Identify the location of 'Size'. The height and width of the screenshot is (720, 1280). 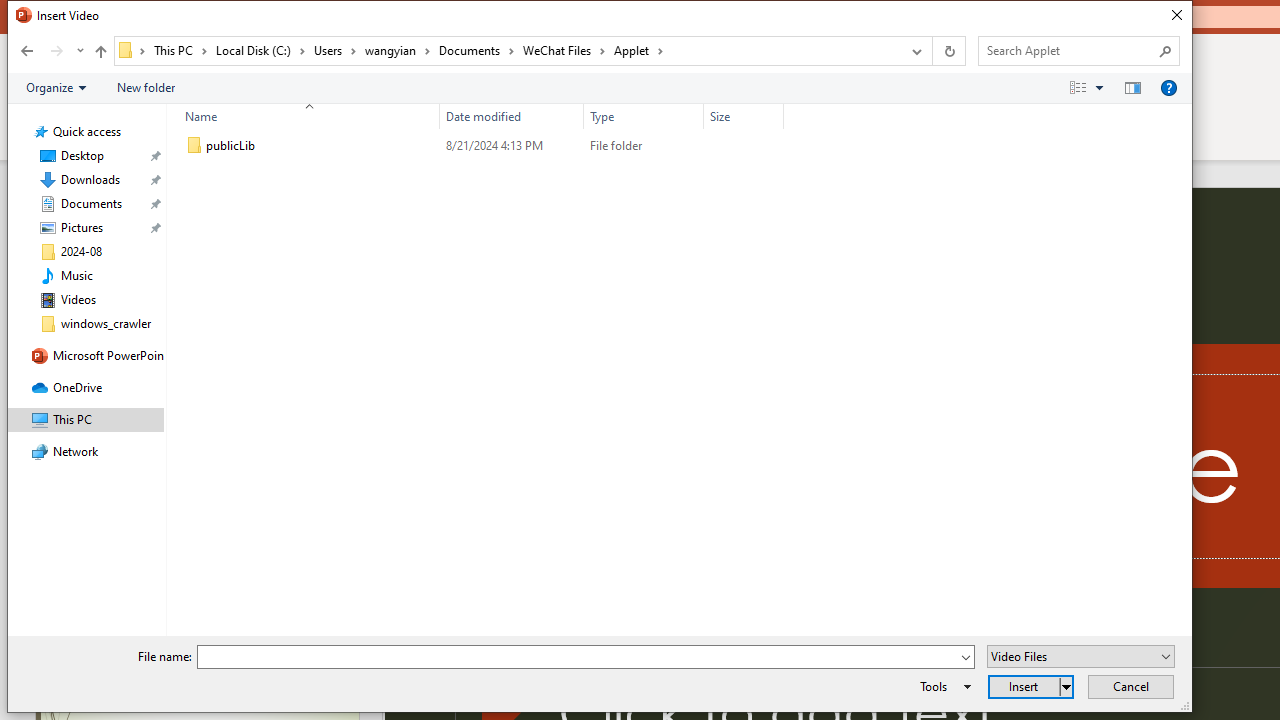
(742, 145).